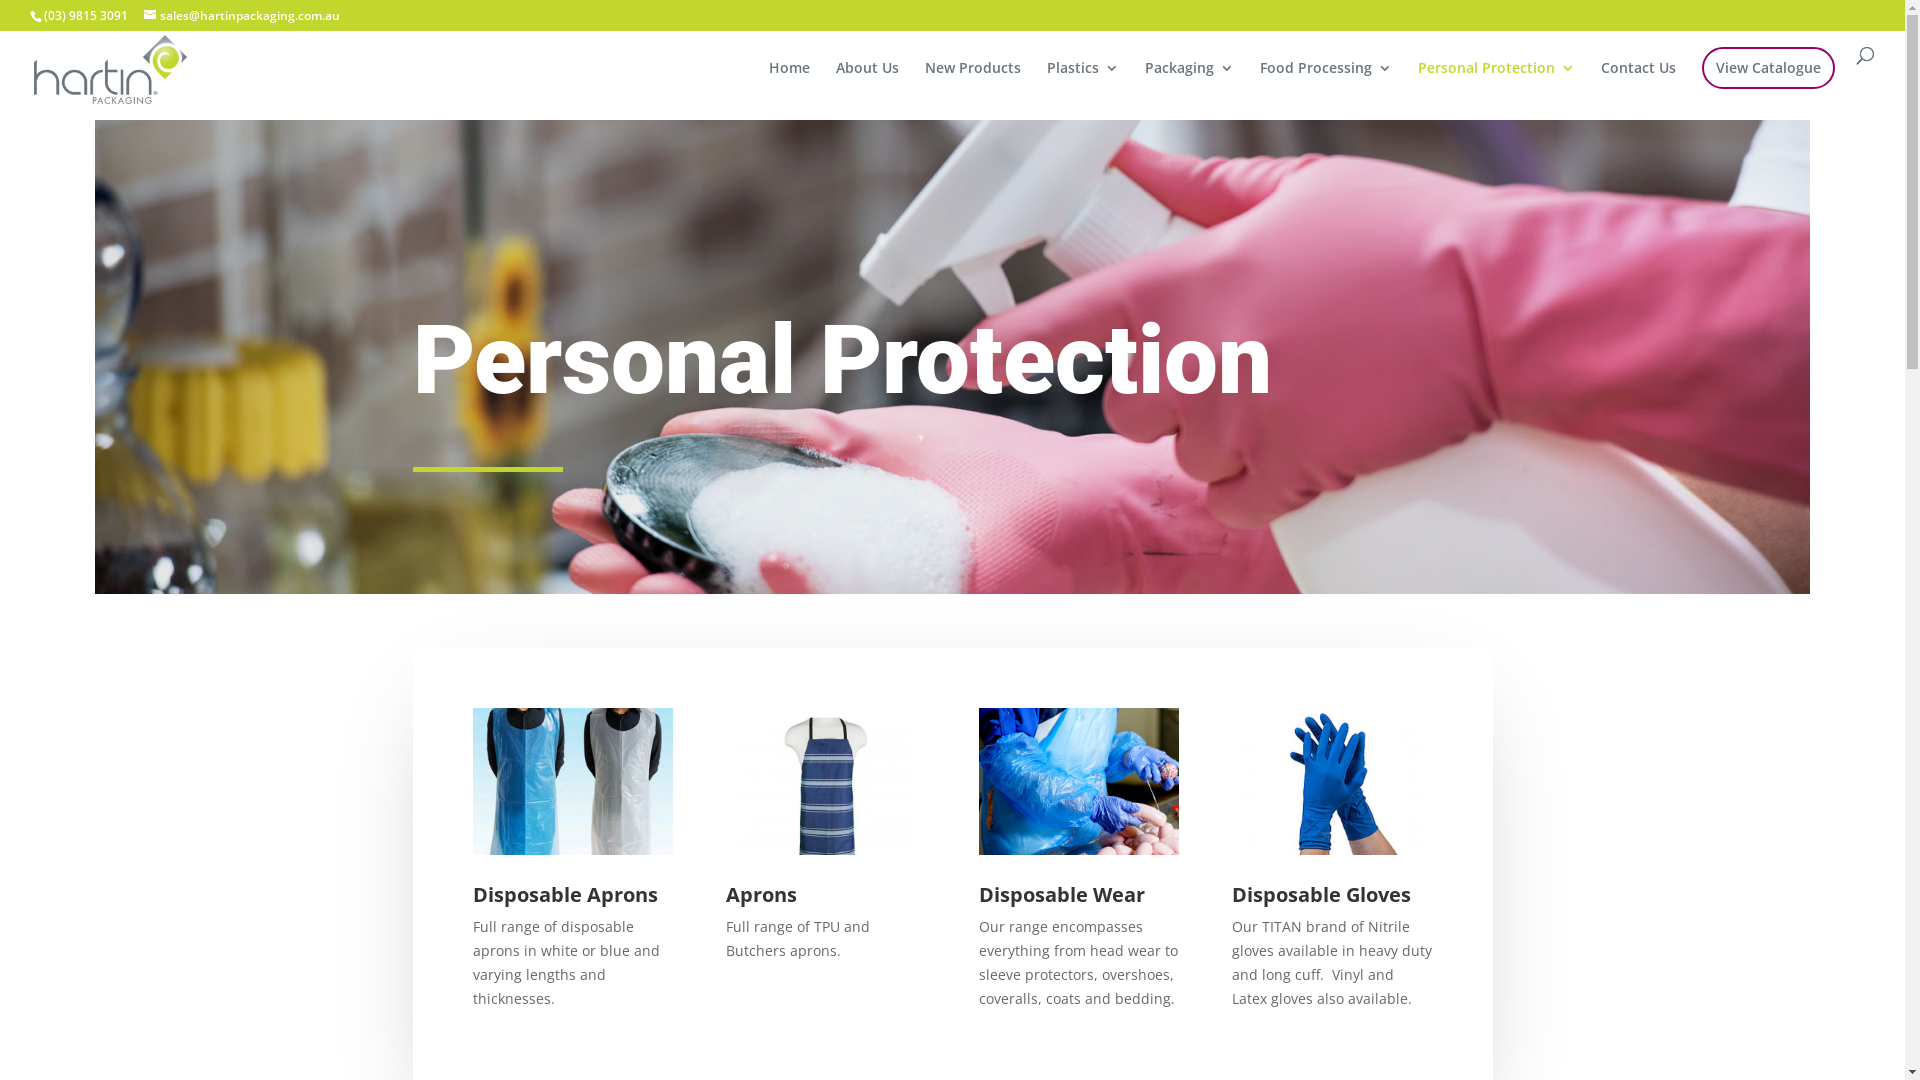 The image size is (1920, 1080). Describe the element at coordinates (85, 15) in the screenshot. I see `'(03) 9815 3091'` at that location.